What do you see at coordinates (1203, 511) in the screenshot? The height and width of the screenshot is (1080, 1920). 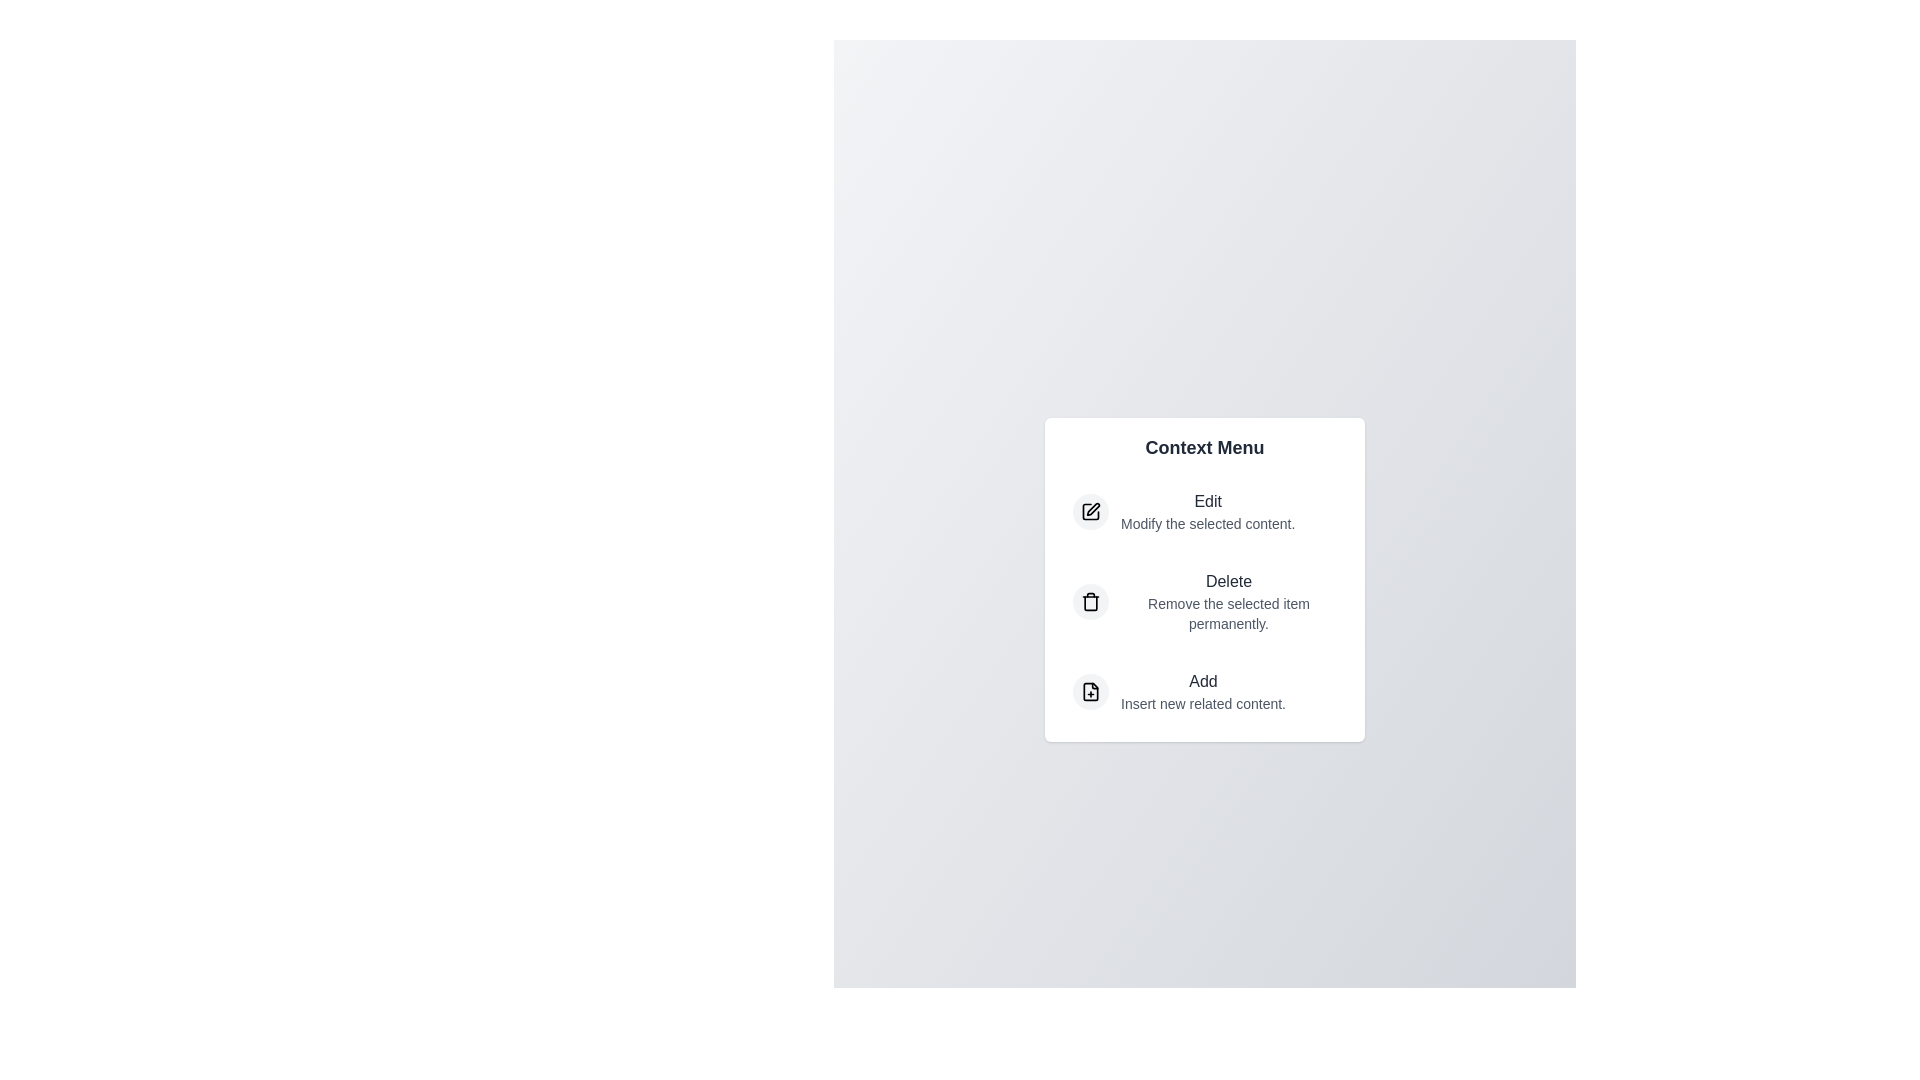 I see `the 'Edit' option in the context menu to modify content` at bounding box center [1203, 511].